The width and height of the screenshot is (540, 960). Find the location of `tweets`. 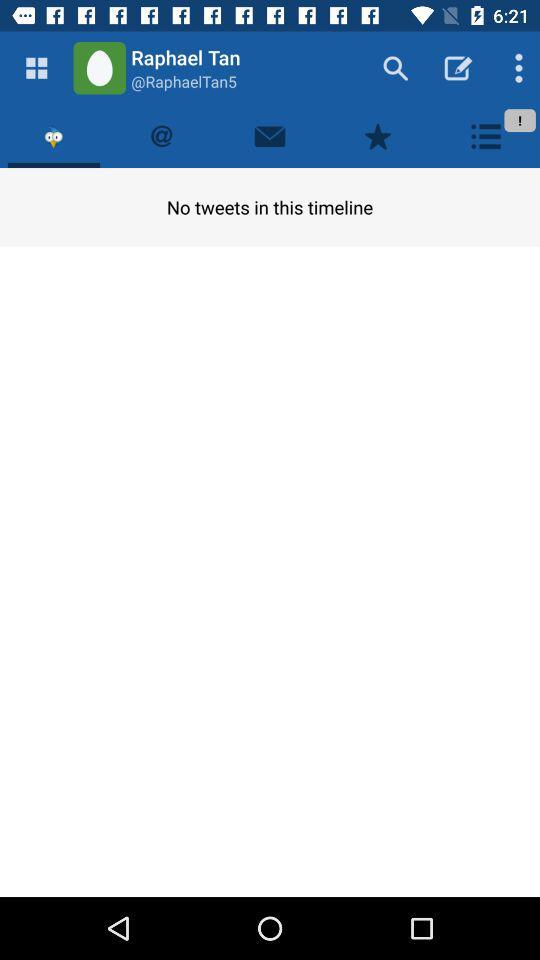

tweets is located at coordinates (54, 135).